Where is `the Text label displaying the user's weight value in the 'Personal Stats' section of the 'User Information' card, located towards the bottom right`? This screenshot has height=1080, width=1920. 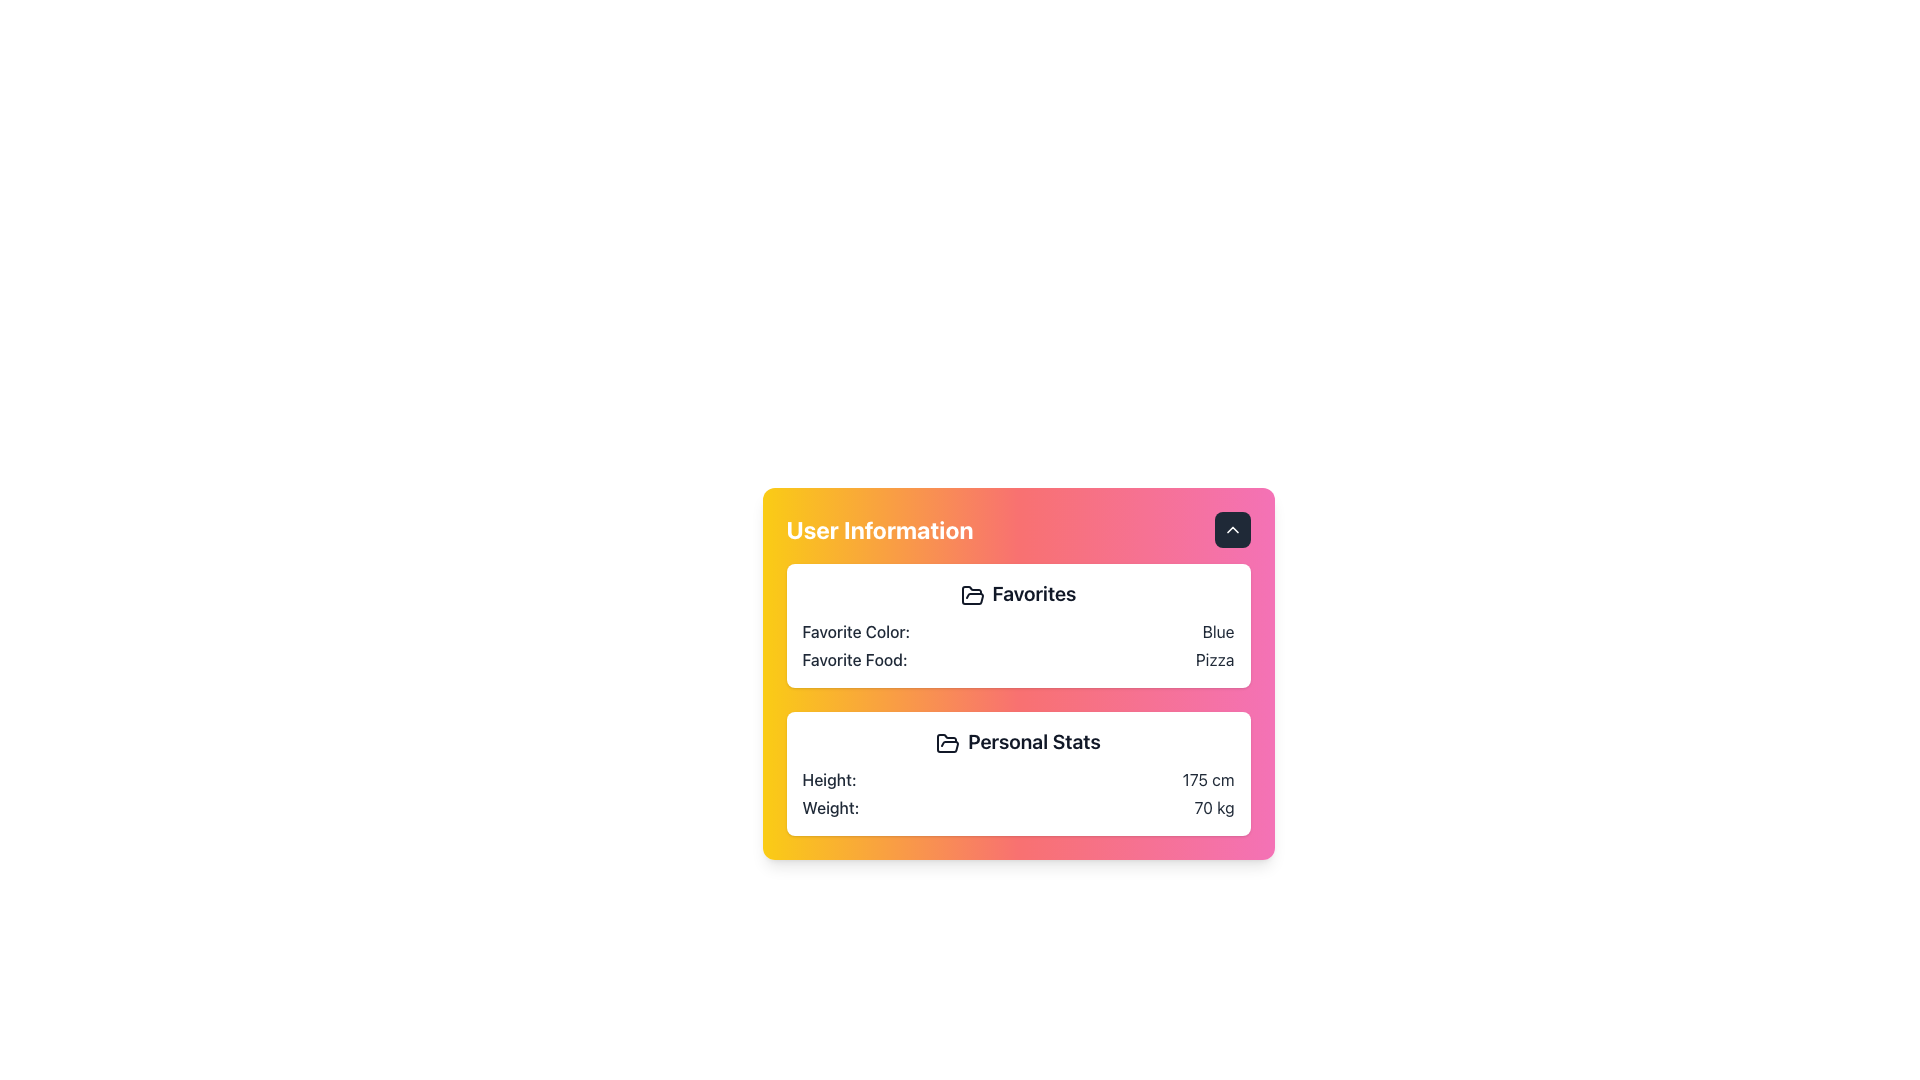 the Text label displaying the user's weight value in the 'Personal Stats' section of the 'User Information' card, located towards the bottom right is located at coordinates (1213, 806).